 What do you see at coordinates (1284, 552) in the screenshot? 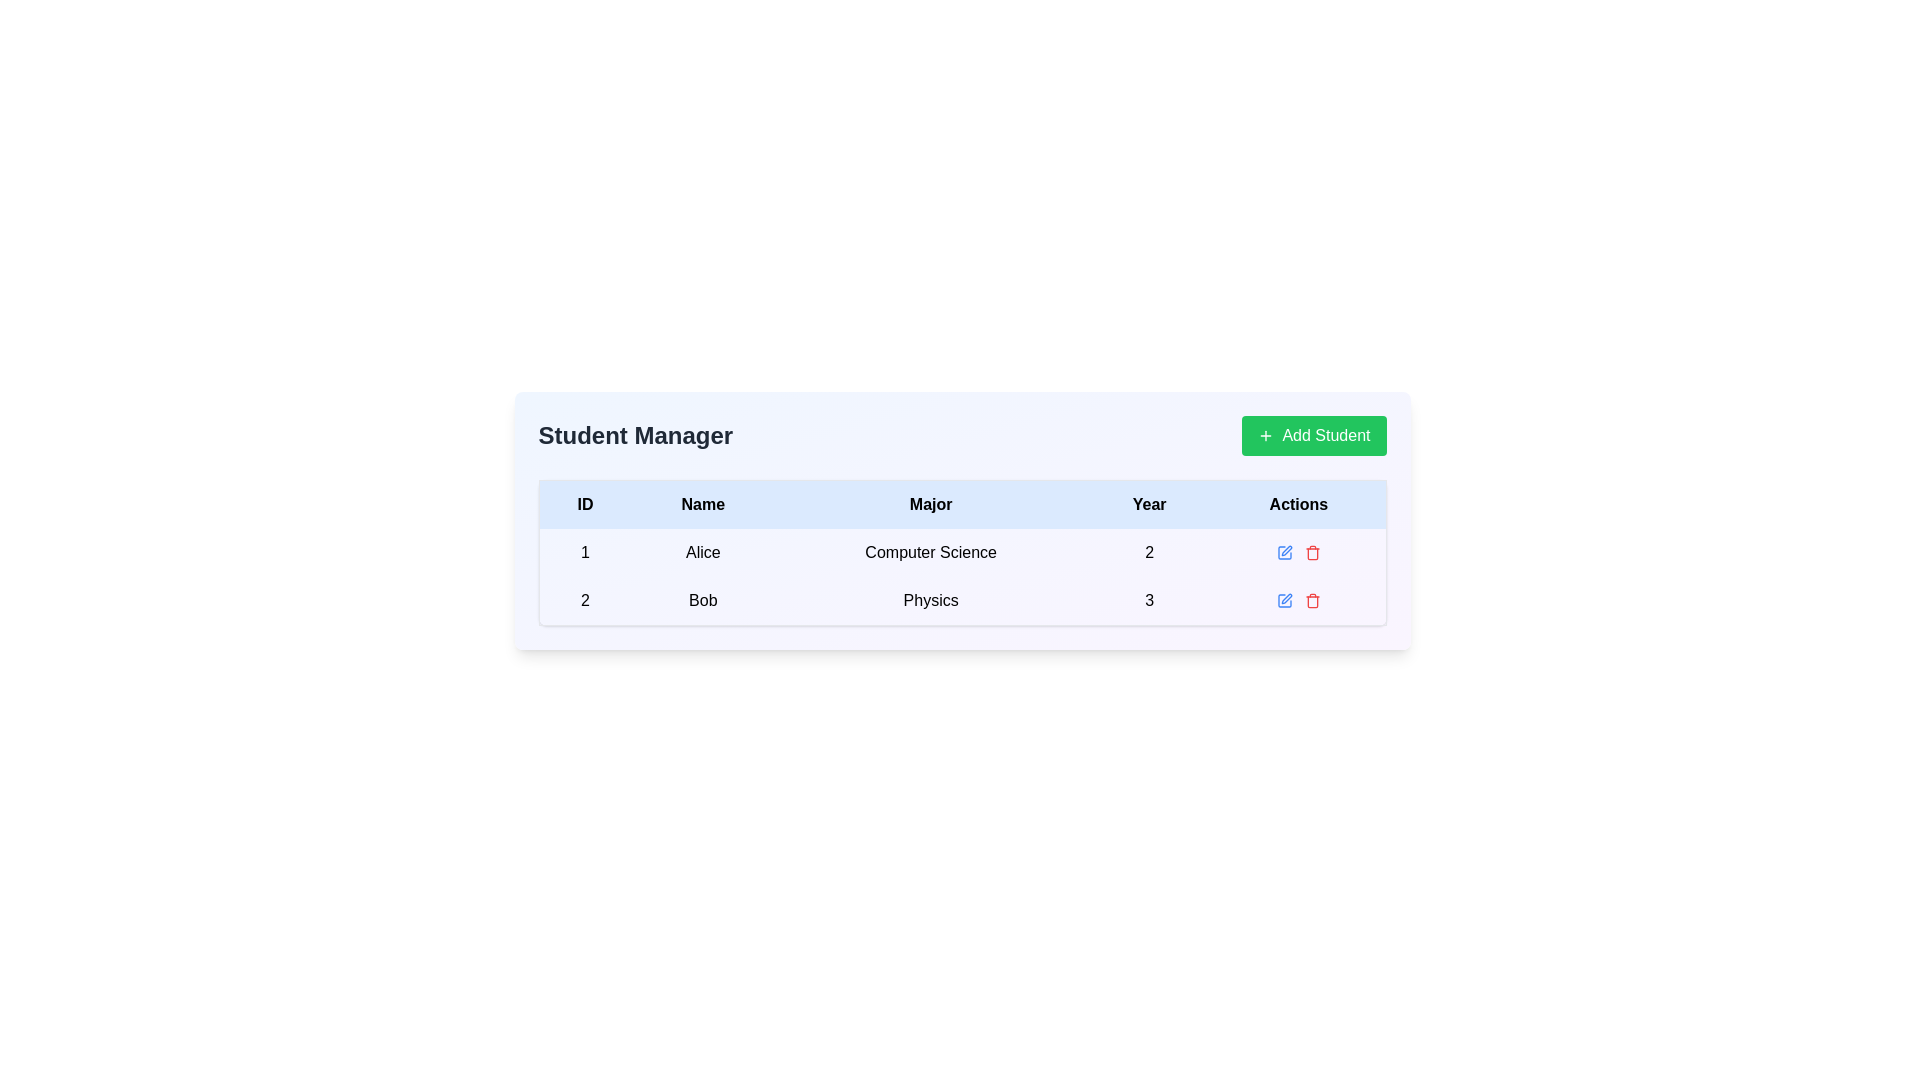
I see `the blue pen icon button in the 'Actions' column for the student named 'Bob'` at bounding box center [1284, 552].